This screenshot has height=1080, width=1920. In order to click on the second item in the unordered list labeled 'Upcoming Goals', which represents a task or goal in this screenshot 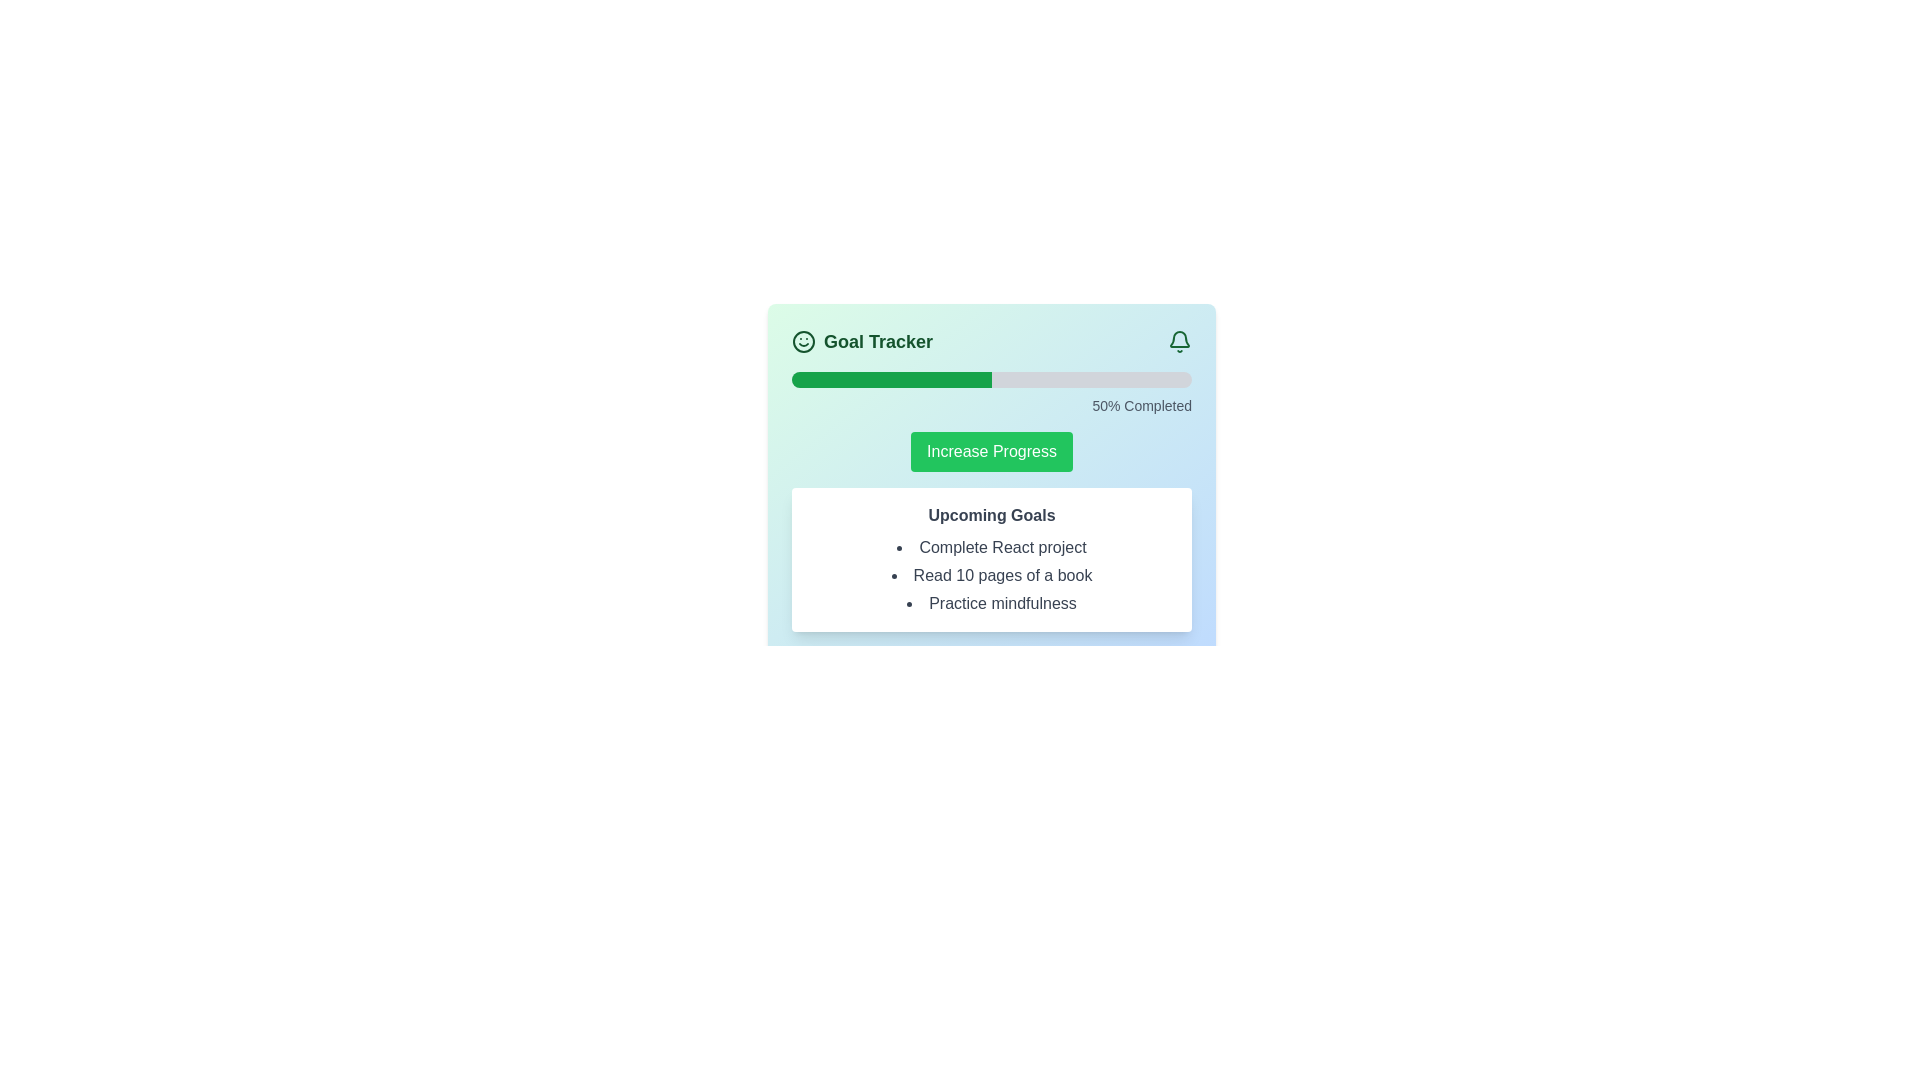, I will do `click(992, 575)`.